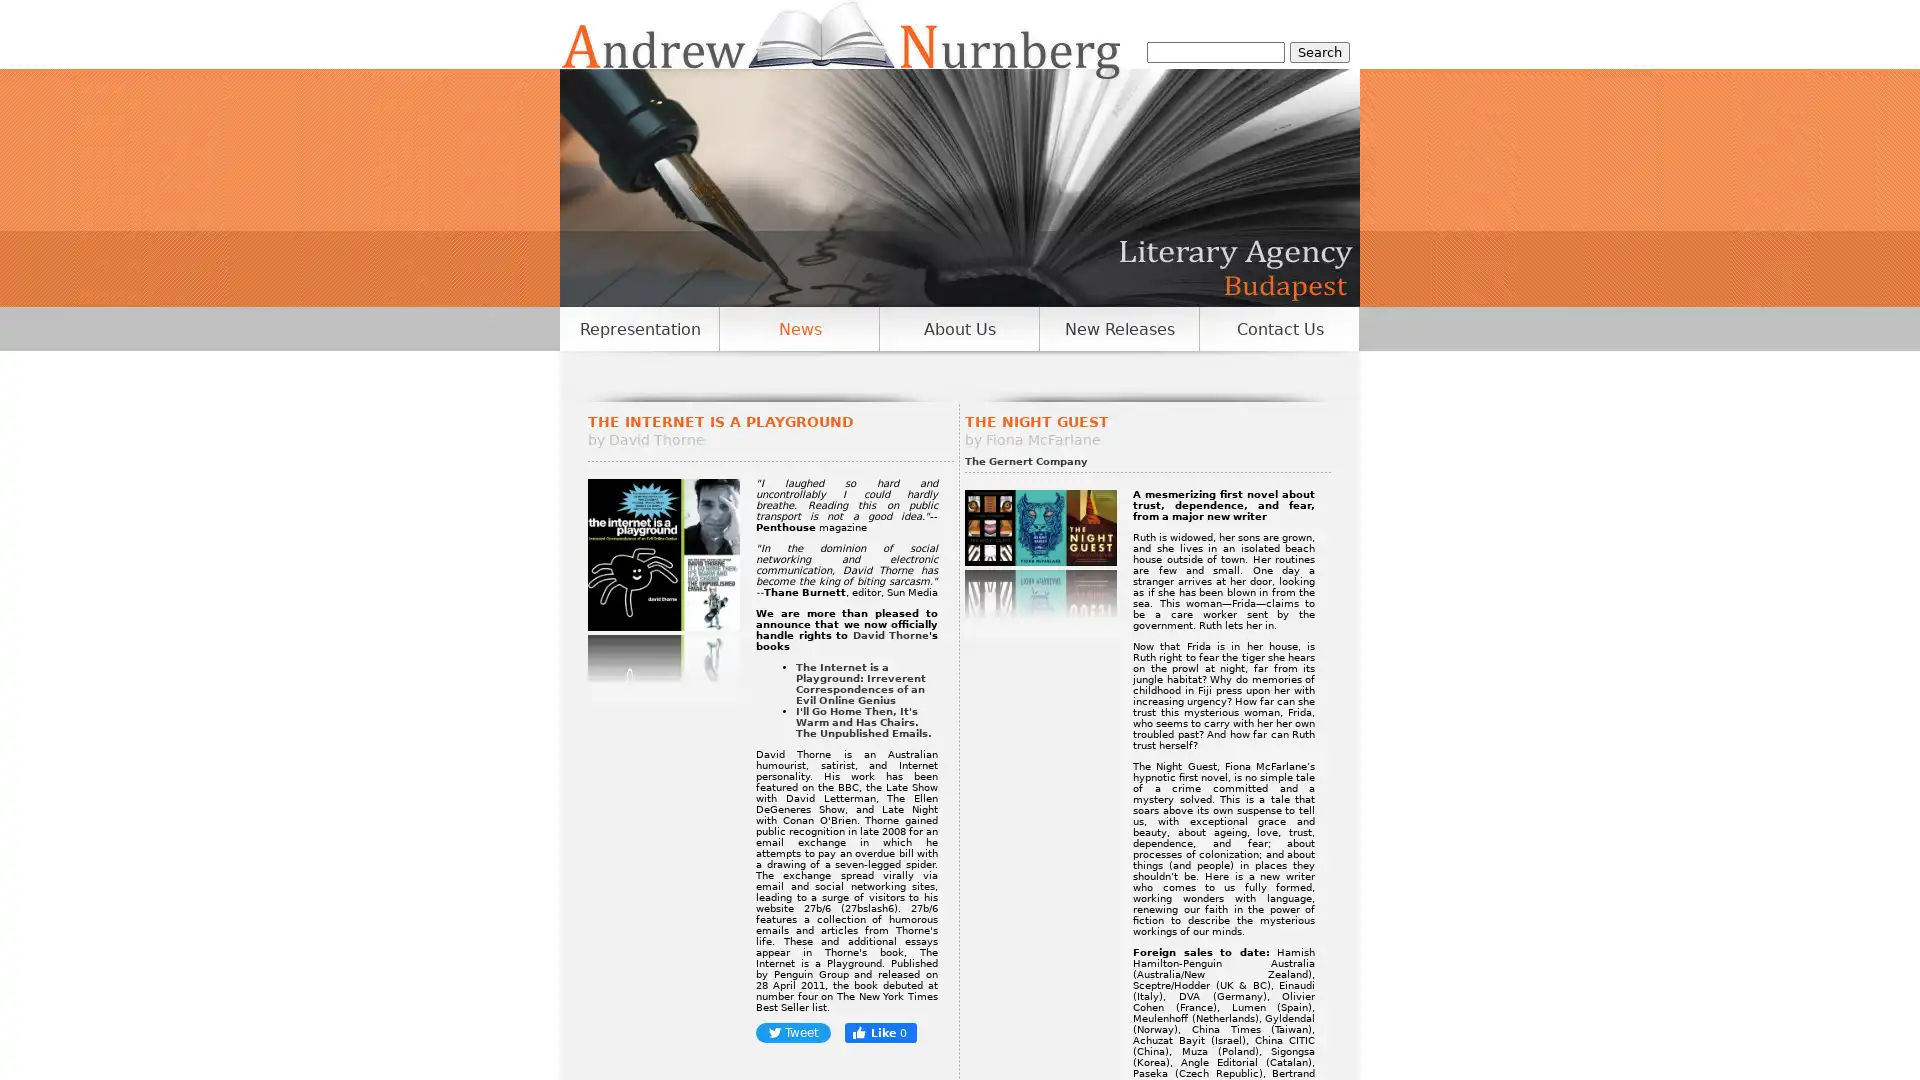  Describe the element at coordinates (1320, 51) in the screenshot. I see `Search` at that location.